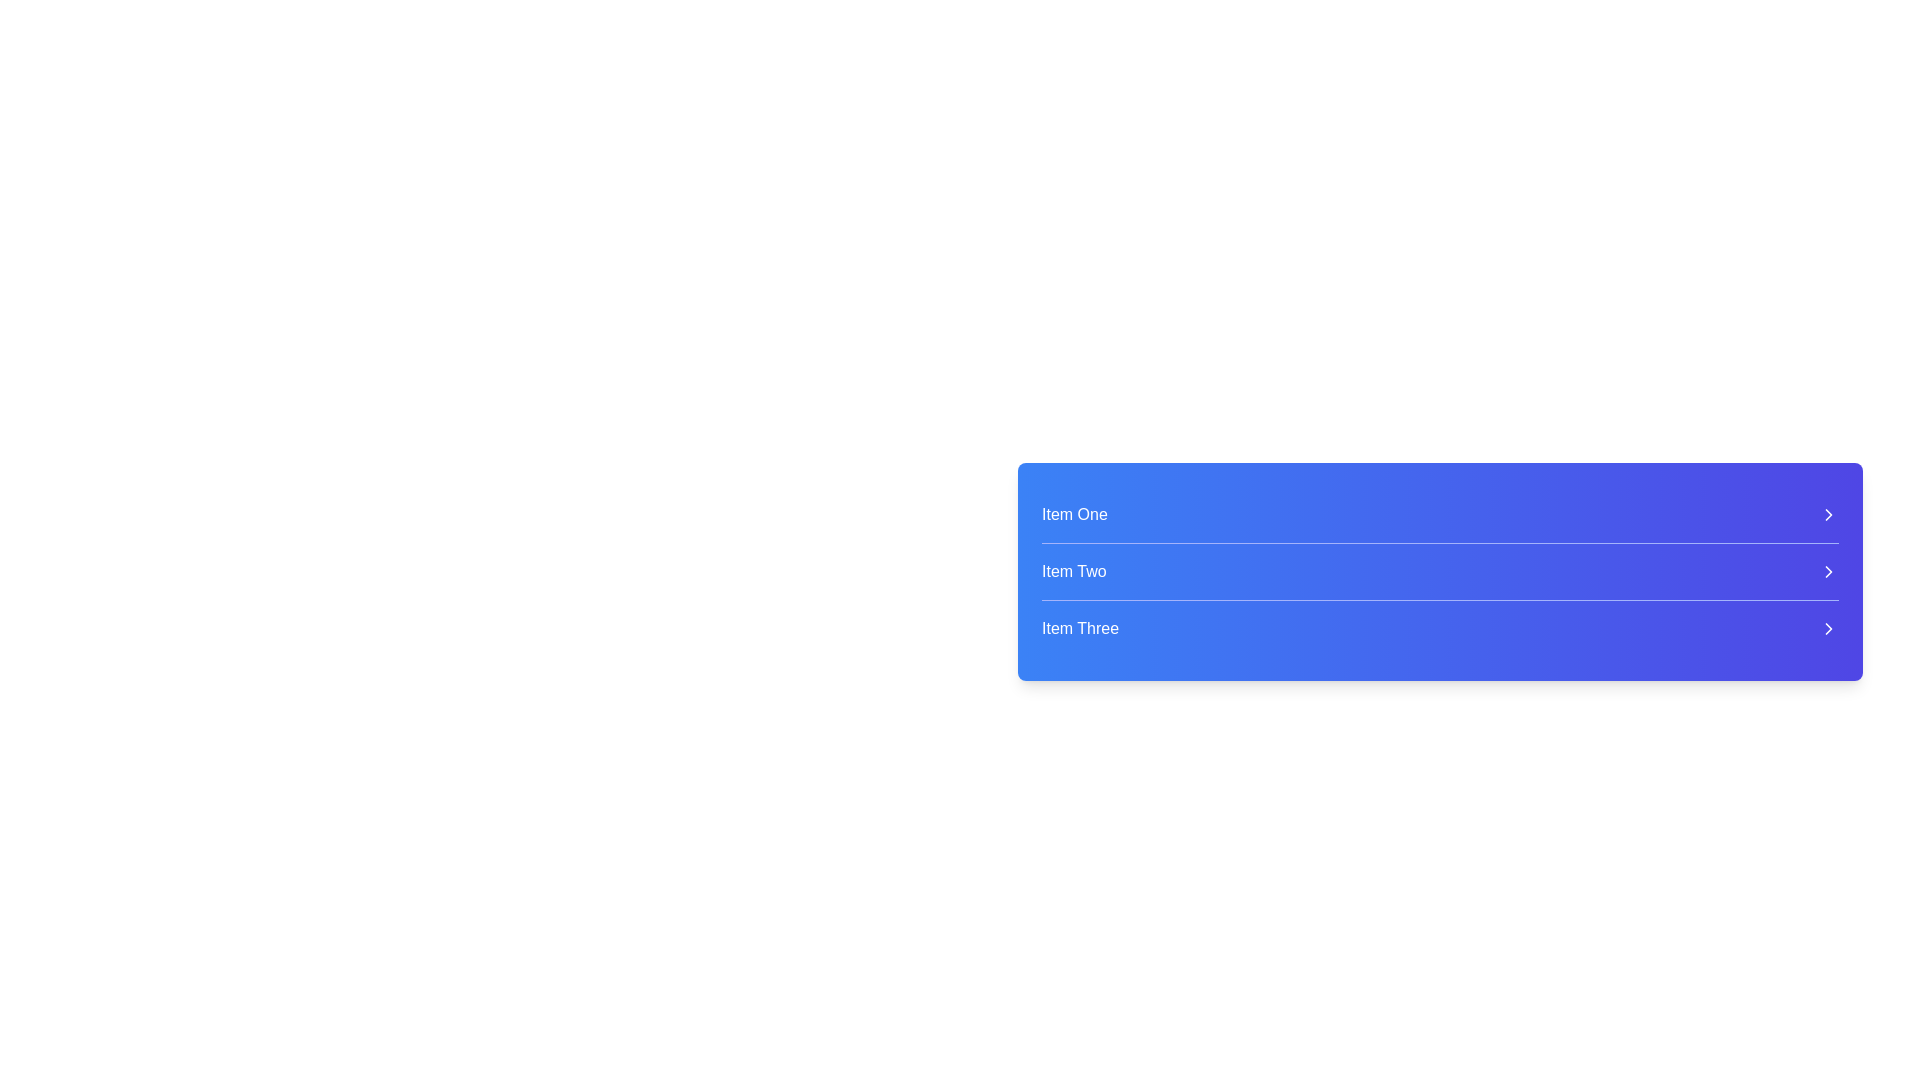 Image resolution: width=1920 pixels, height=1080 pixels. I want to click on chevron SVG icon for the 'Item Three' menu entry located at the far right of the third row in the vertically stacked menu interface, so click(1828, 514).